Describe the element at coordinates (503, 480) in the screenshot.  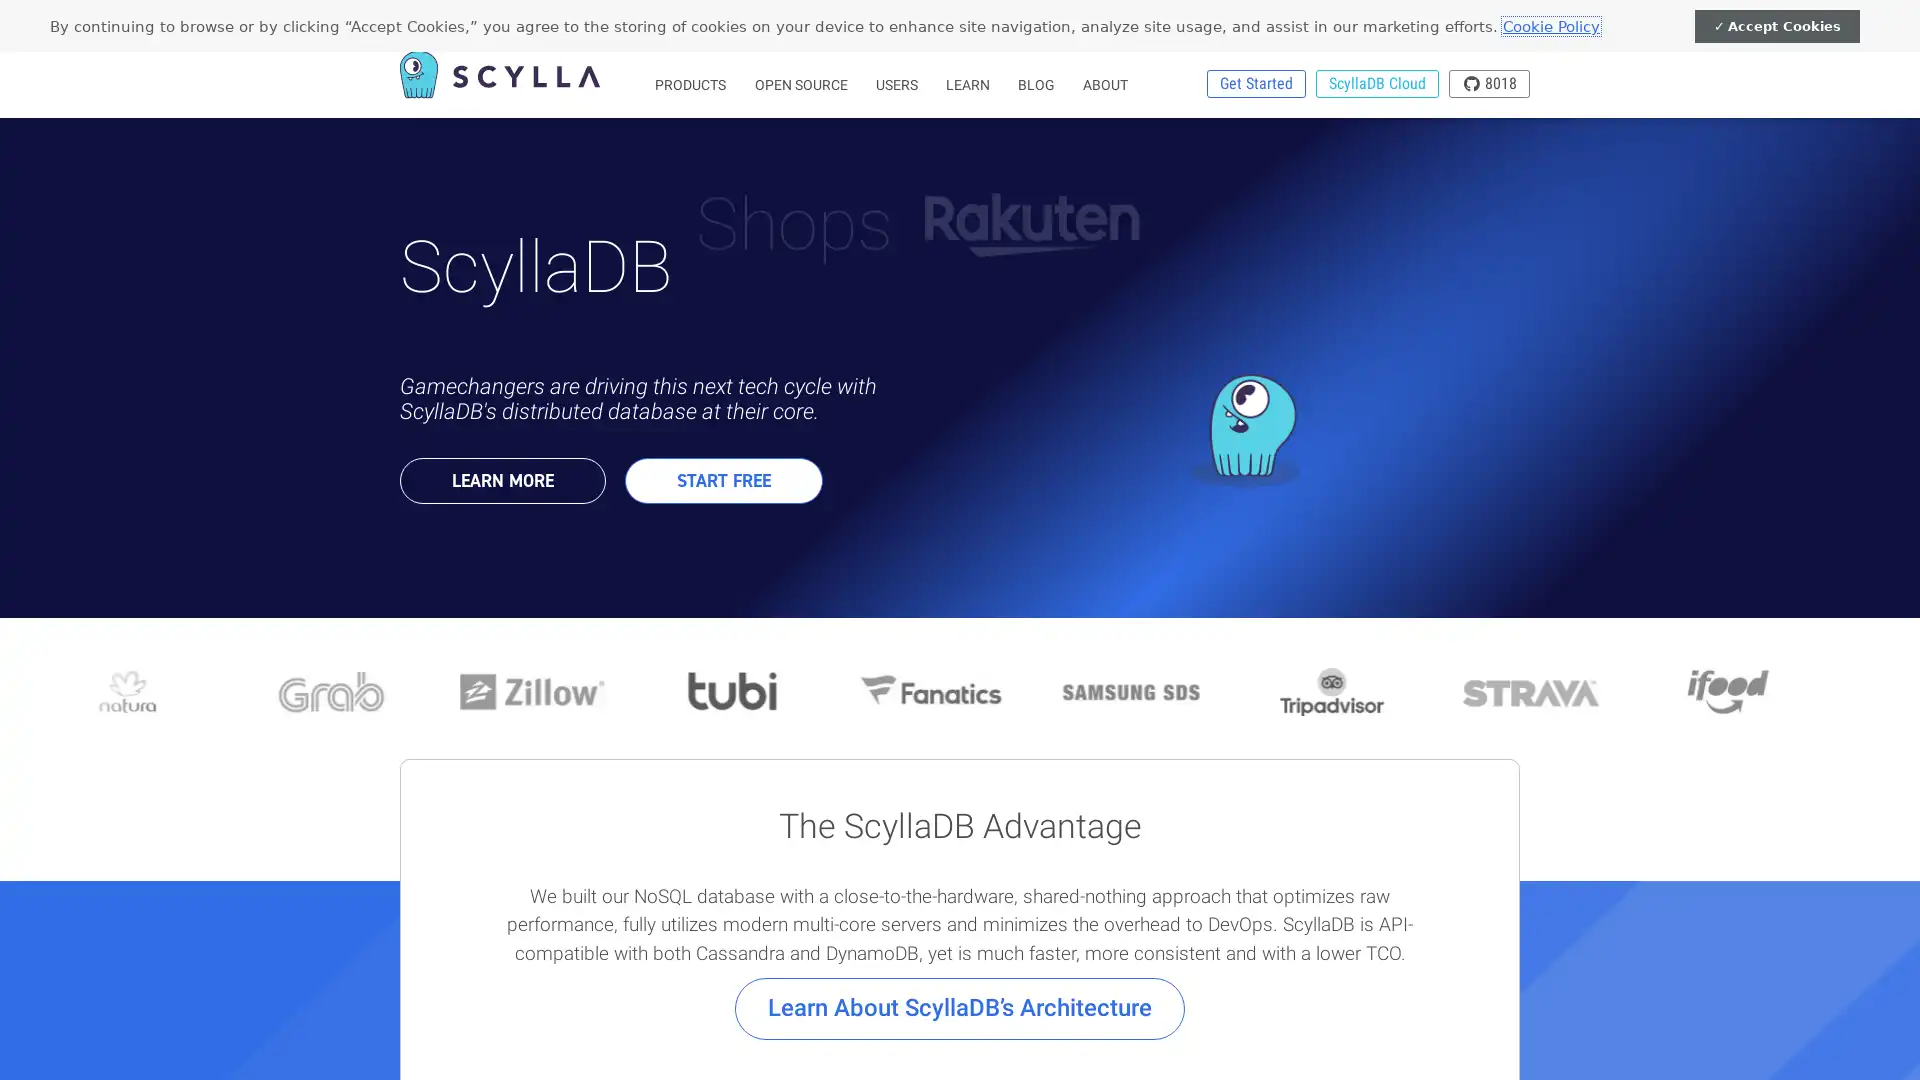
I see `LEARN MORE` at that location.